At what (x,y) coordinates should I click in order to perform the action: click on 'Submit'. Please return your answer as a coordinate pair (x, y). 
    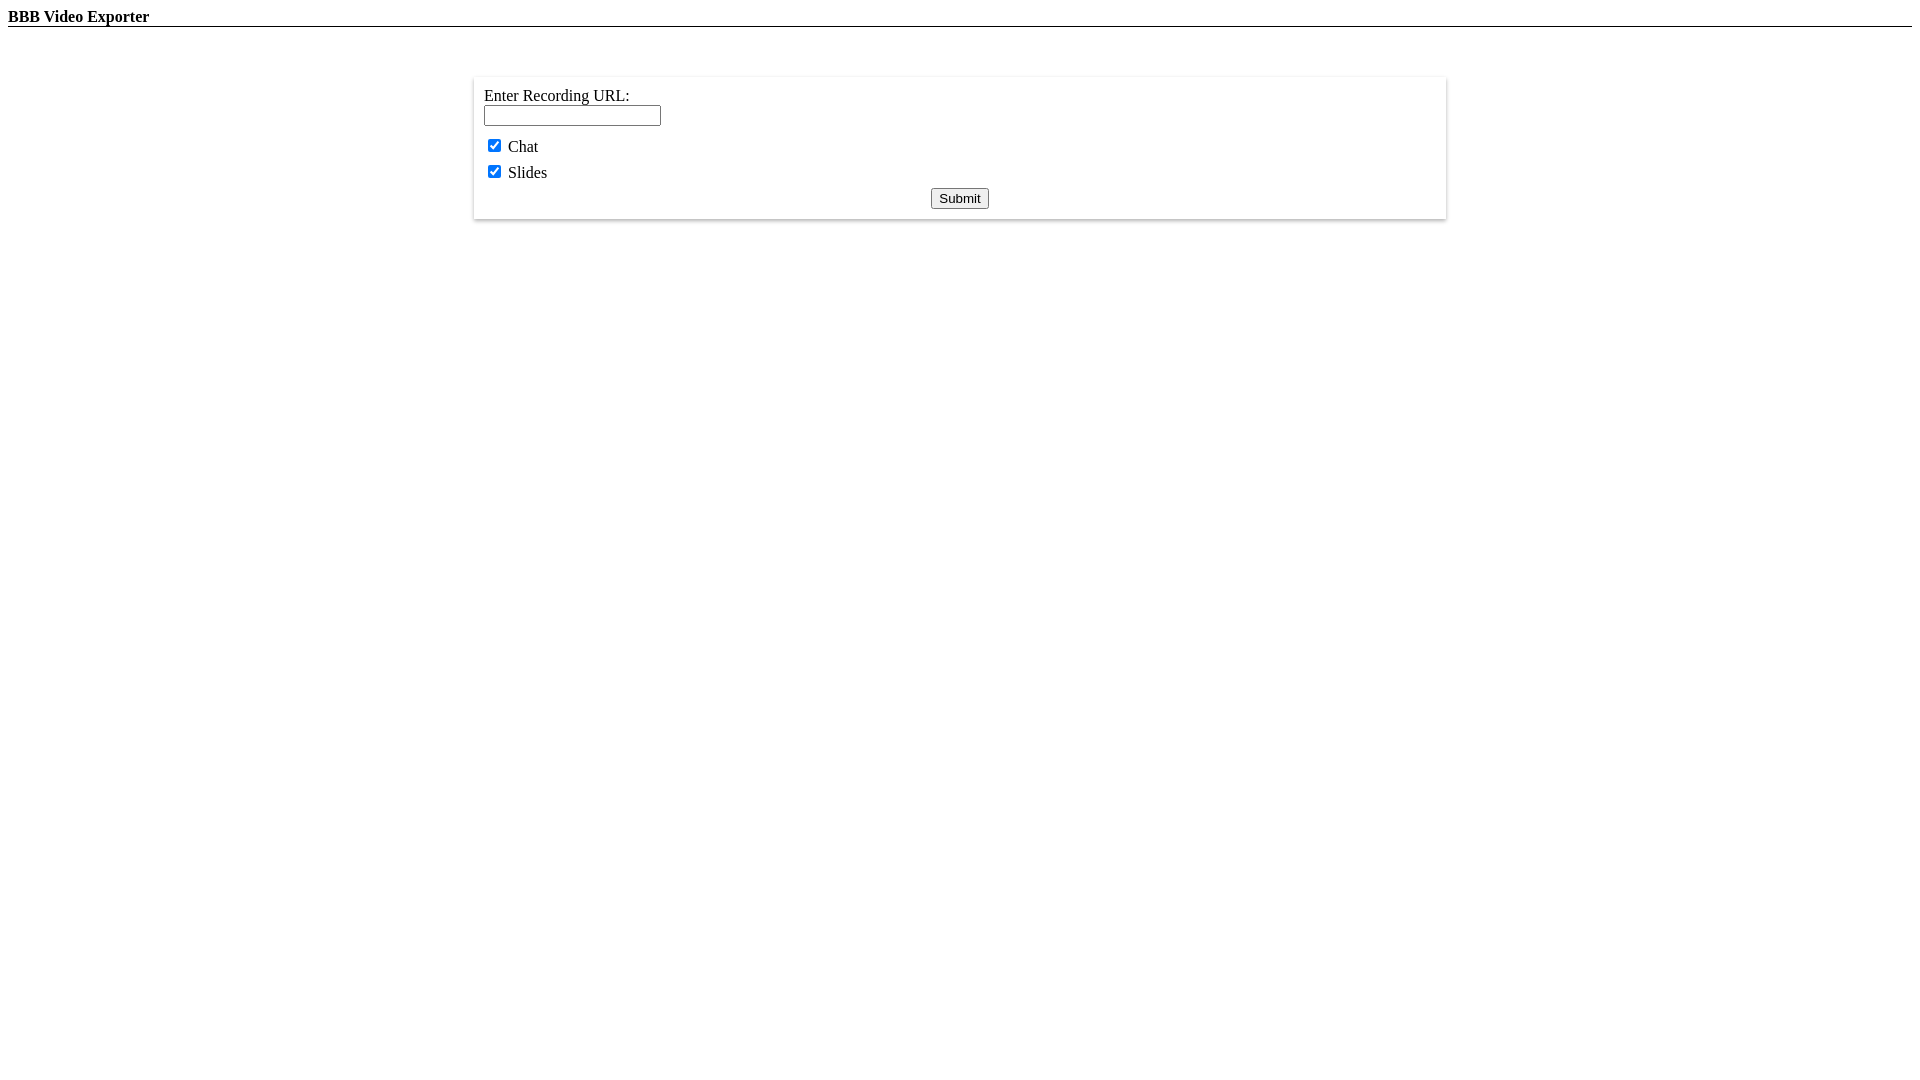
    Looking at the image, I should click on (958, 198).